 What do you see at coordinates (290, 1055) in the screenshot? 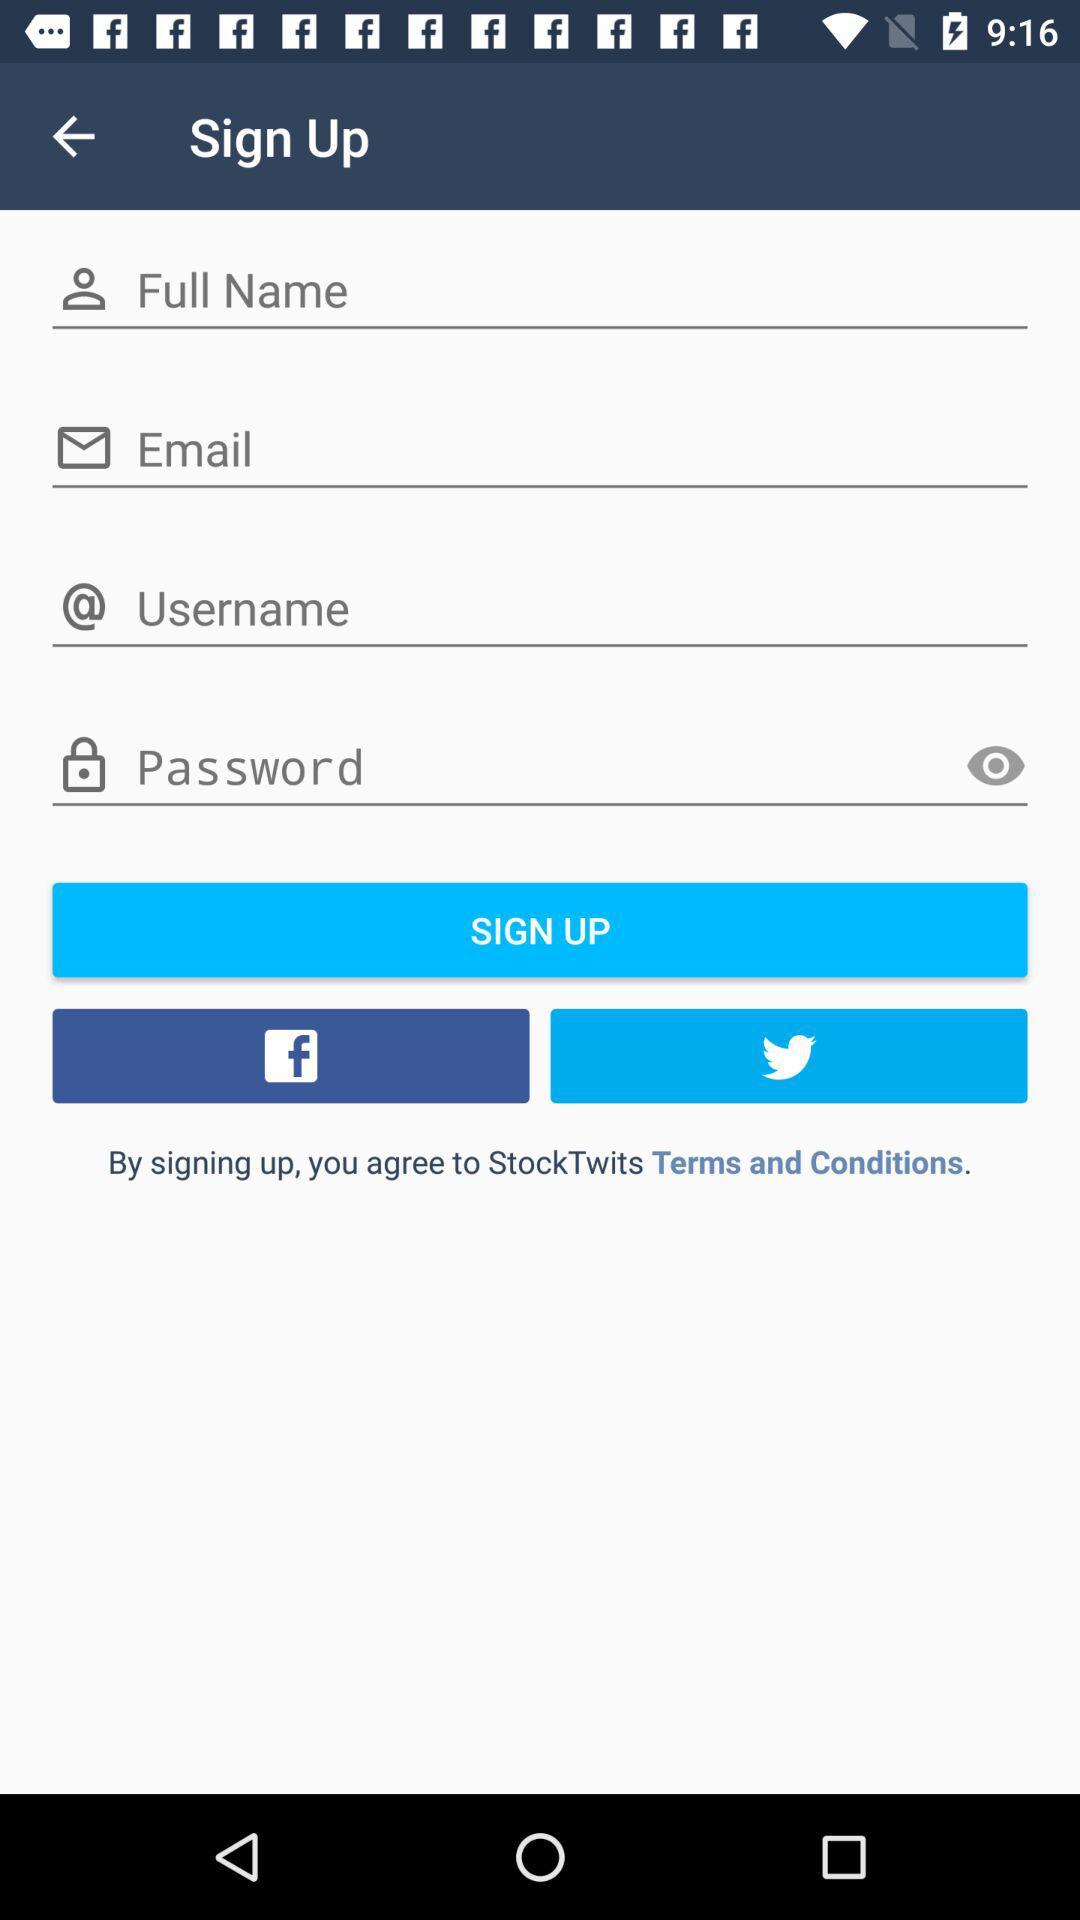
I see `the icon below the sign up item` at bounding box center [290, 1055].